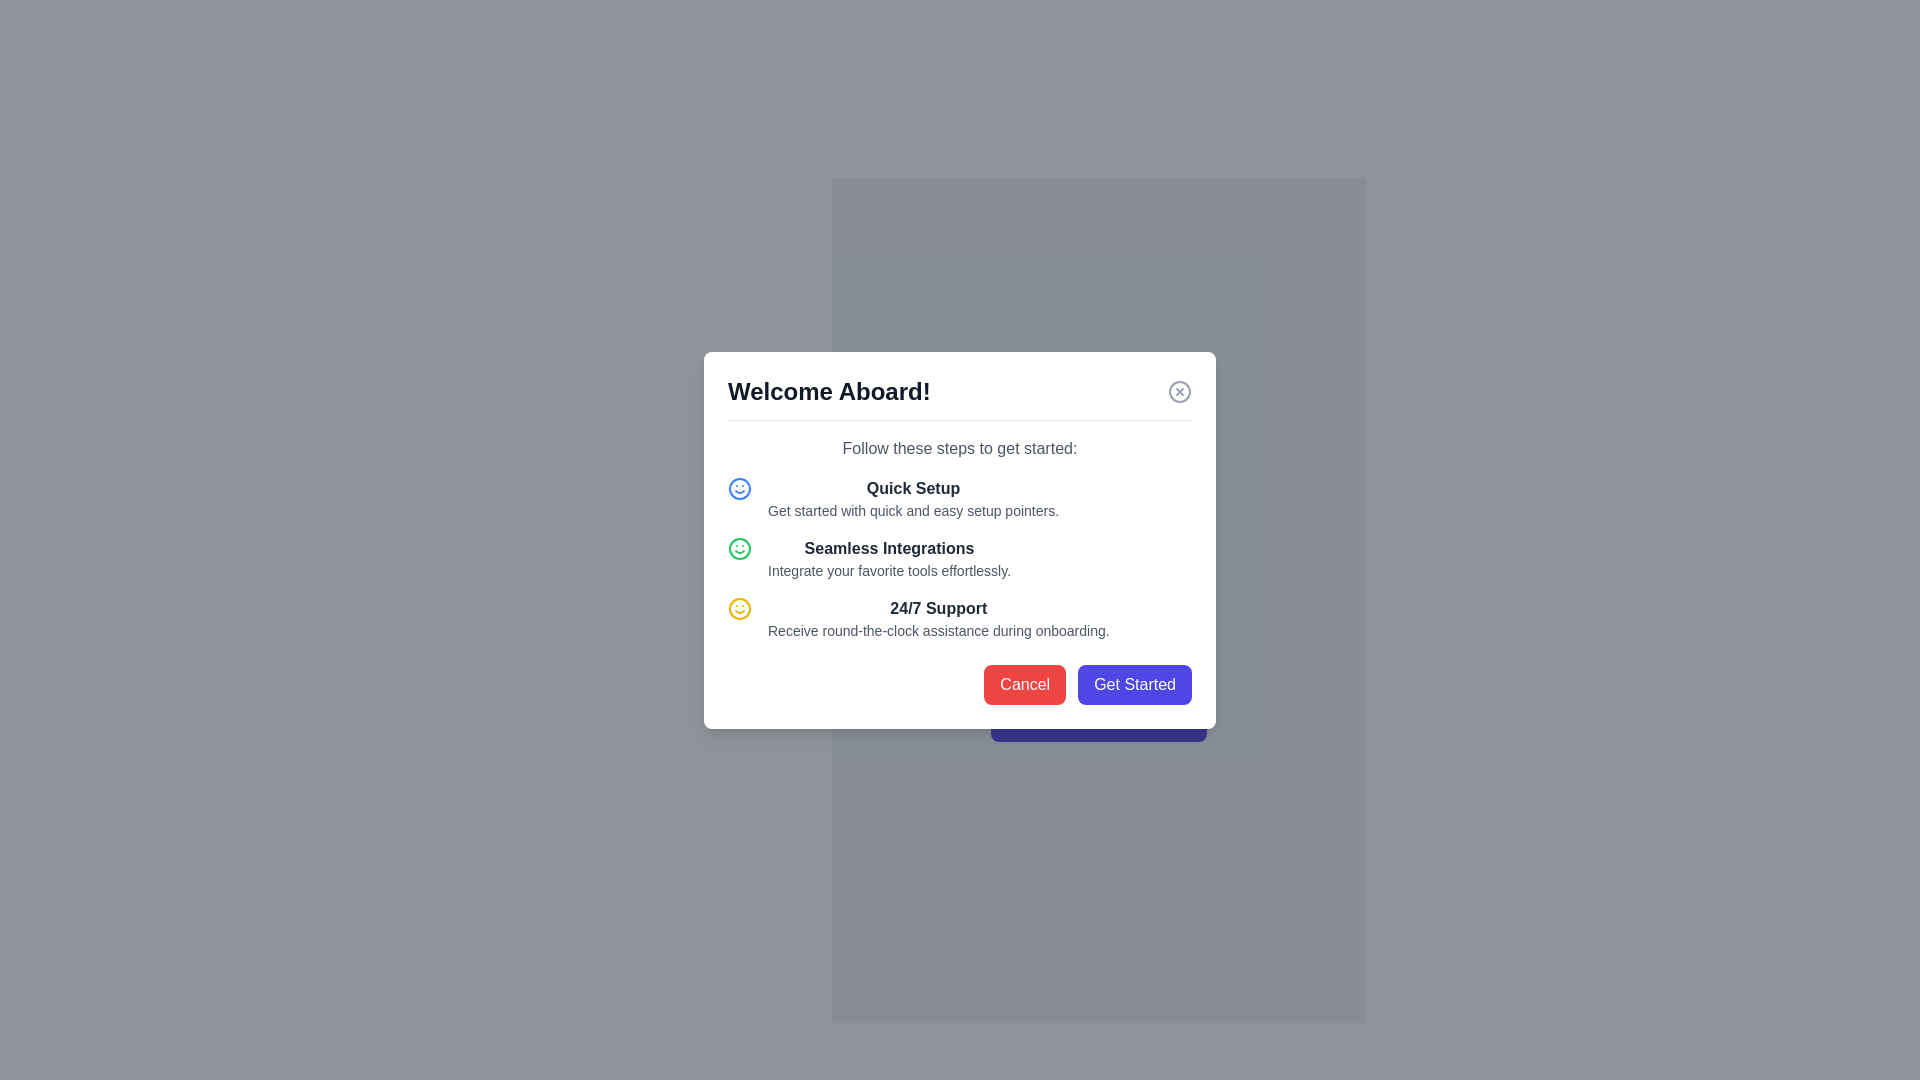  What do you see at coordinates (1180, 391) in the screenshot?
I see `the interactive close icon located in the top-right corner of the dialog box` at bounding box center [1180, 391].